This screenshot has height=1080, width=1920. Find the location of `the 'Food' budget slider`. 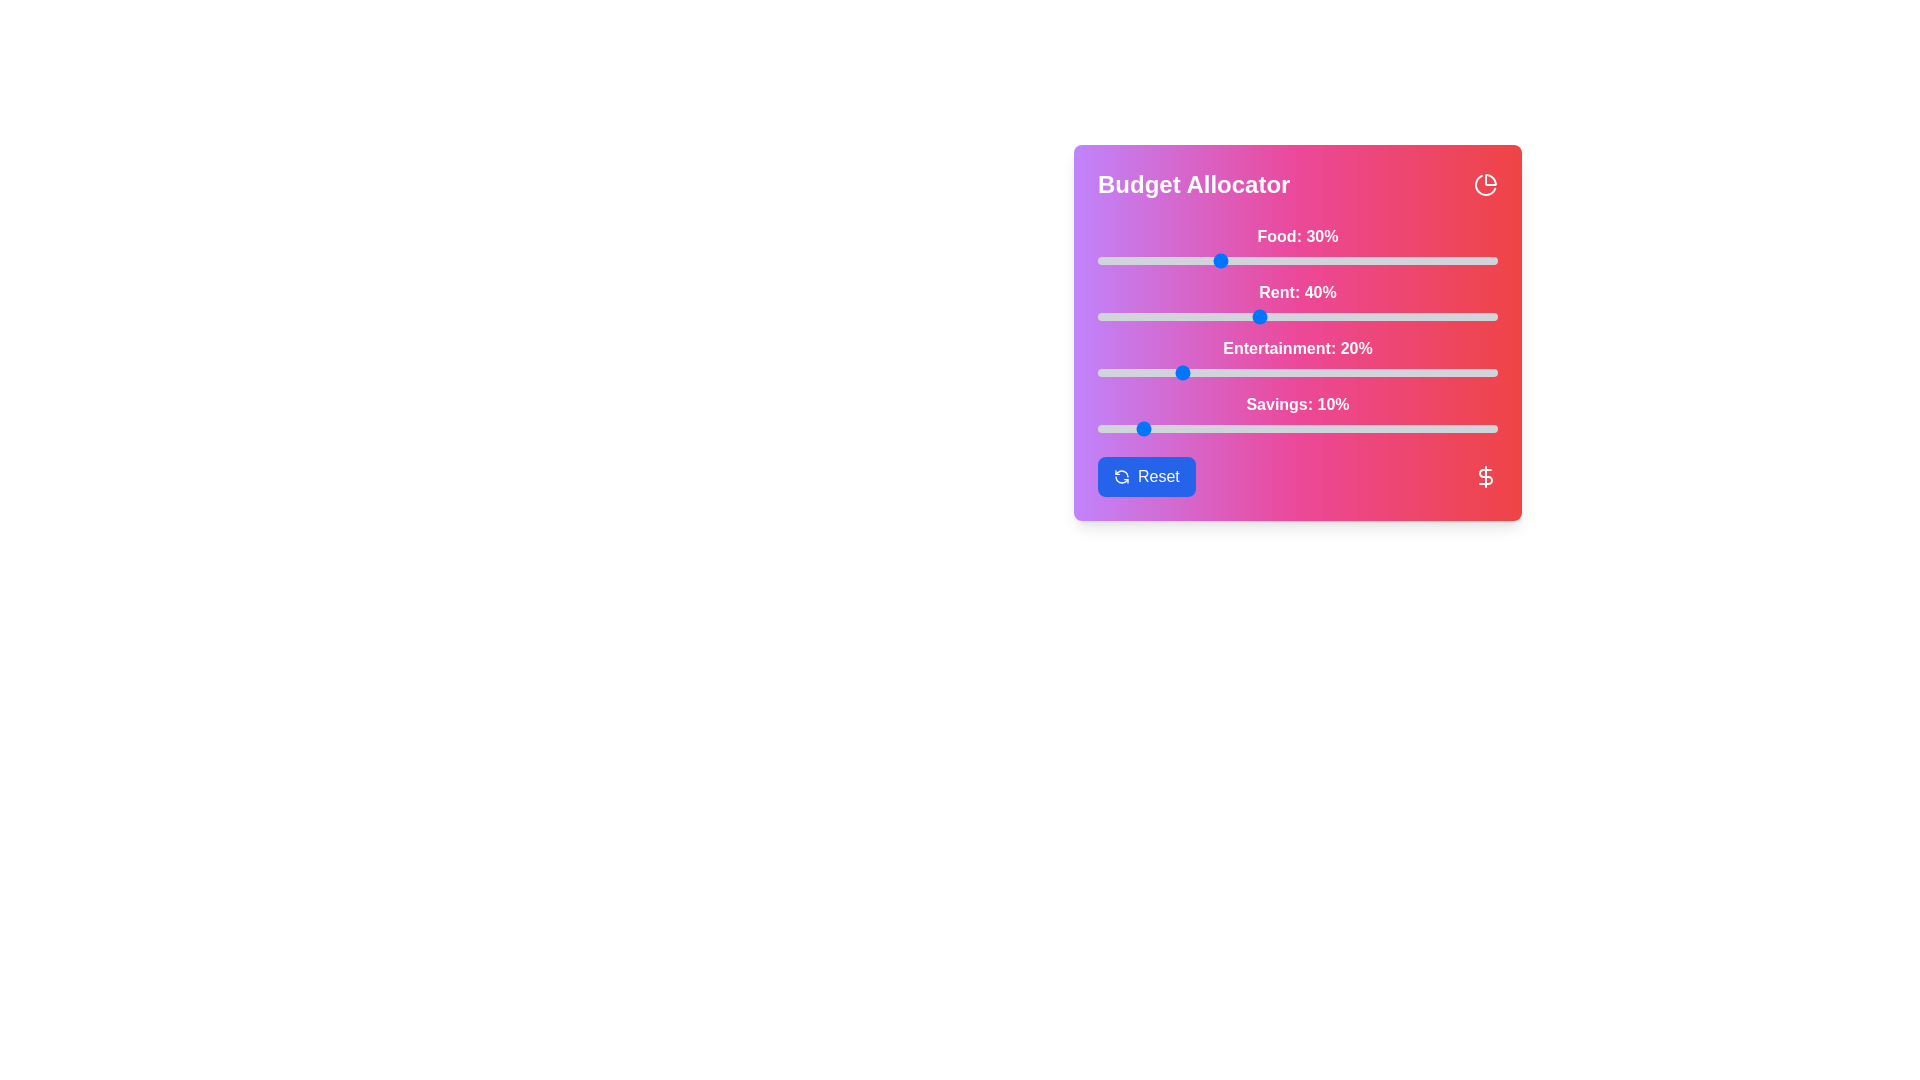

the 'Food' budget slider is located at coordinates (1420, 260).